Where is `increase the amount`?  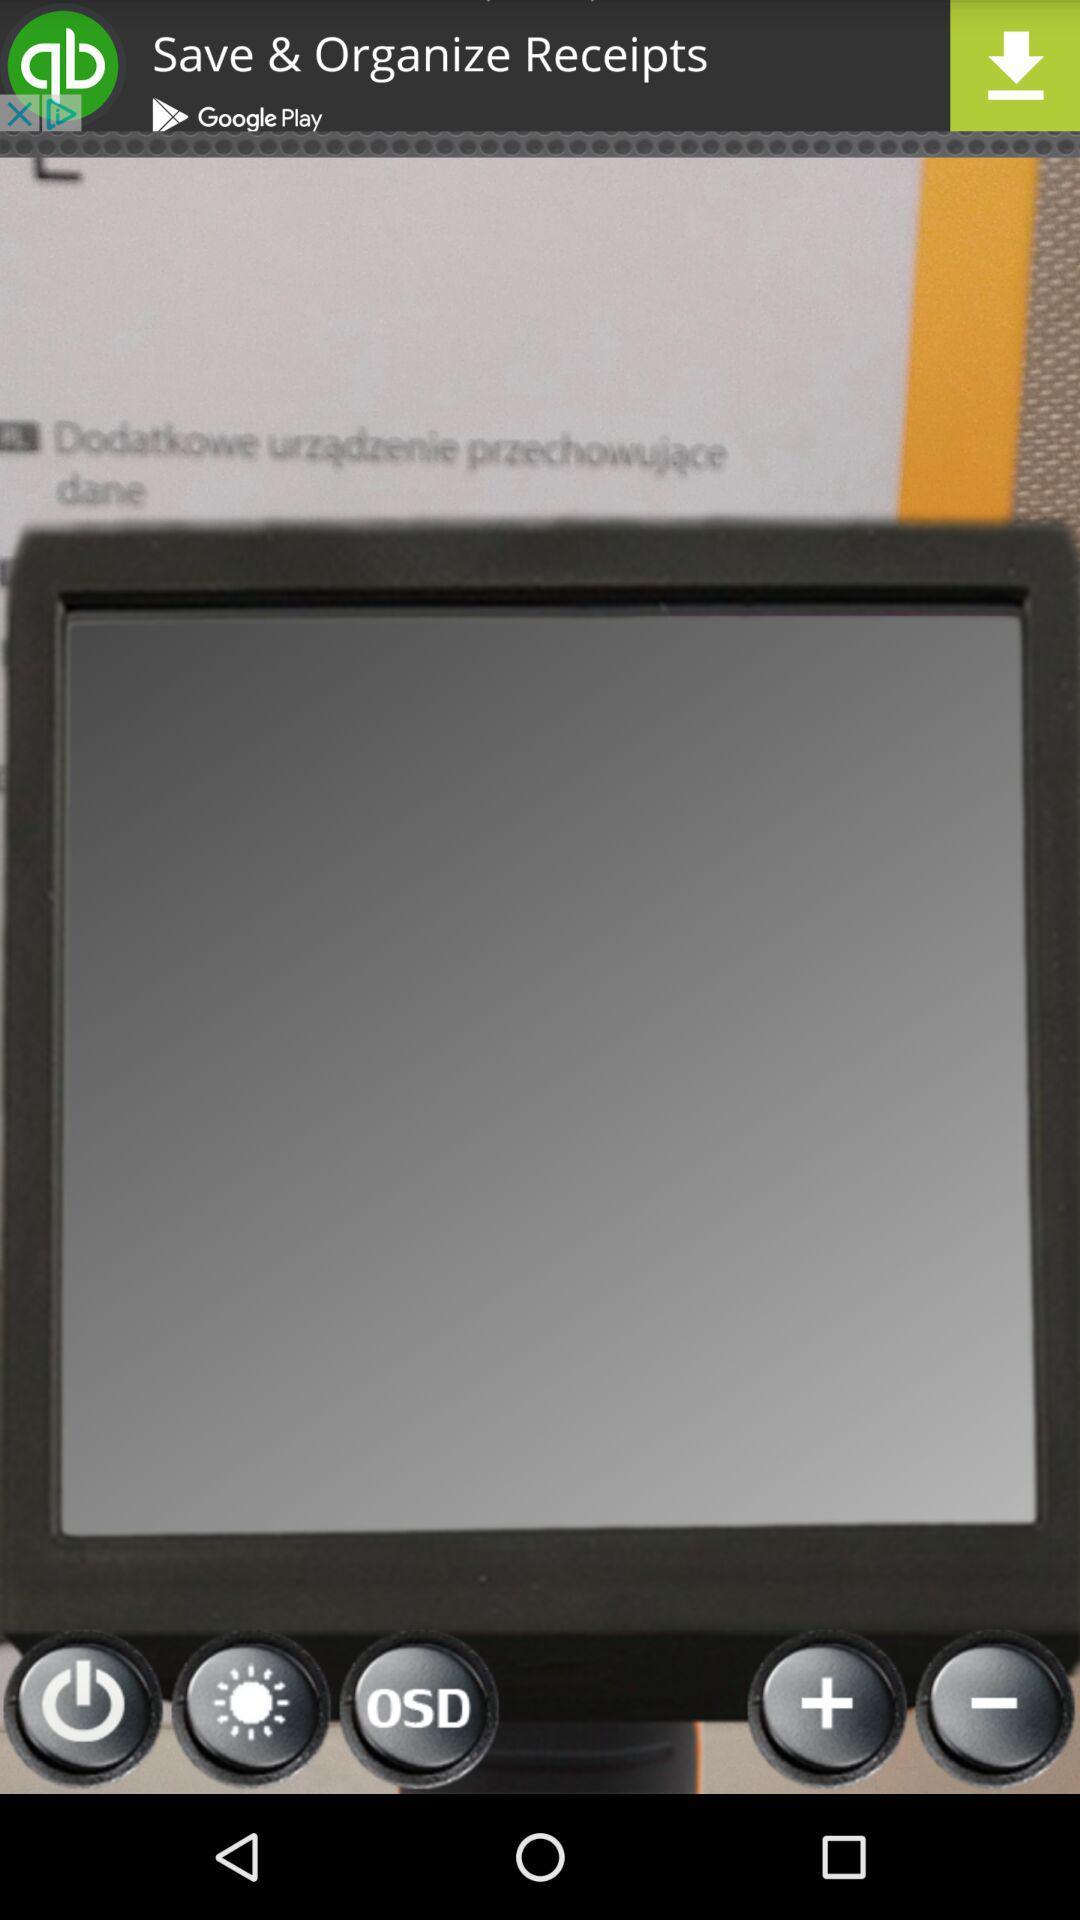 increase the amount is located at coordinates (828, 1708).